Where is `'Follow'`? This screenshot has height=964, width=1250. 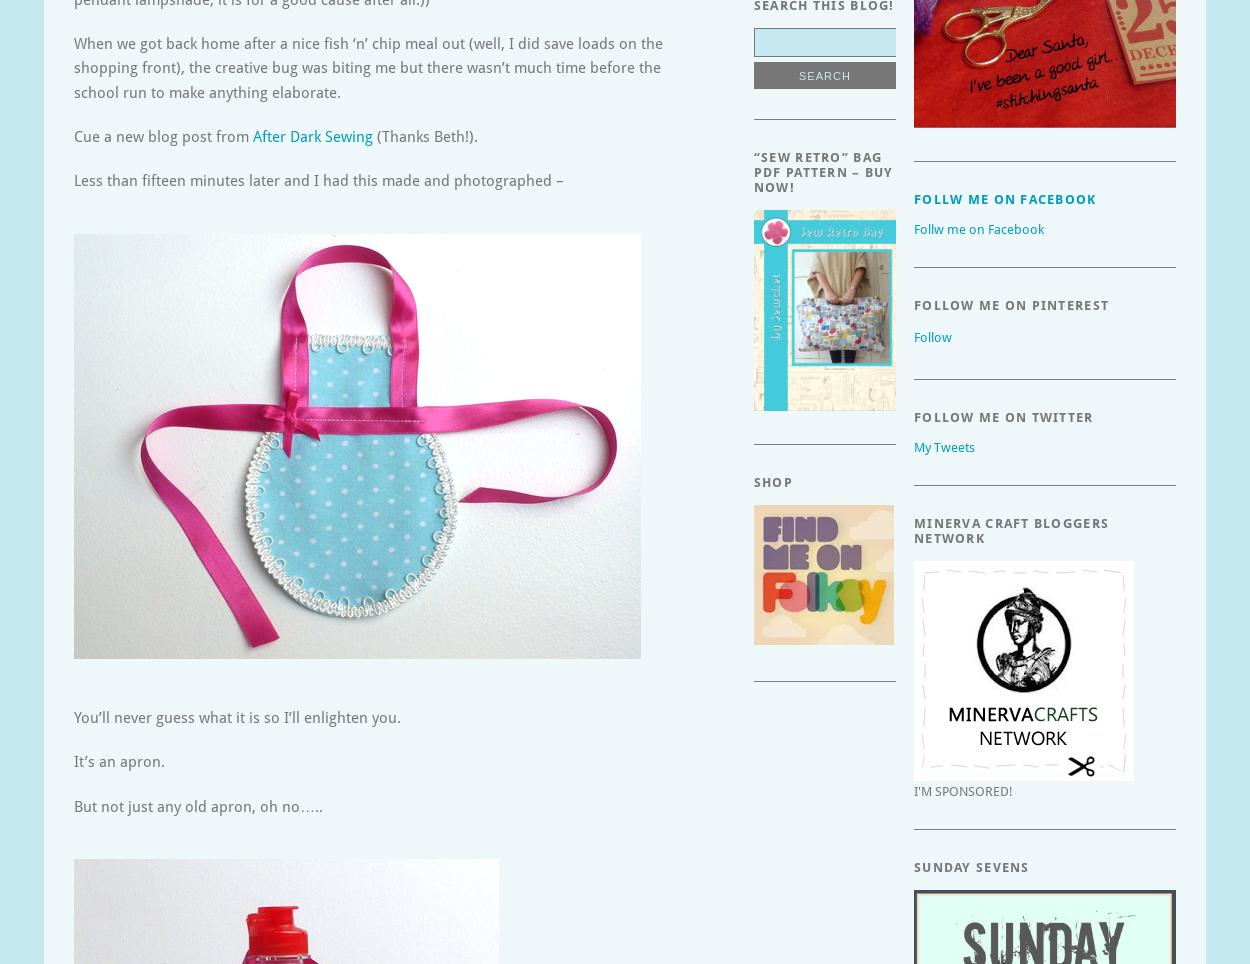 'Follow' is located at coordinates (932, 336).